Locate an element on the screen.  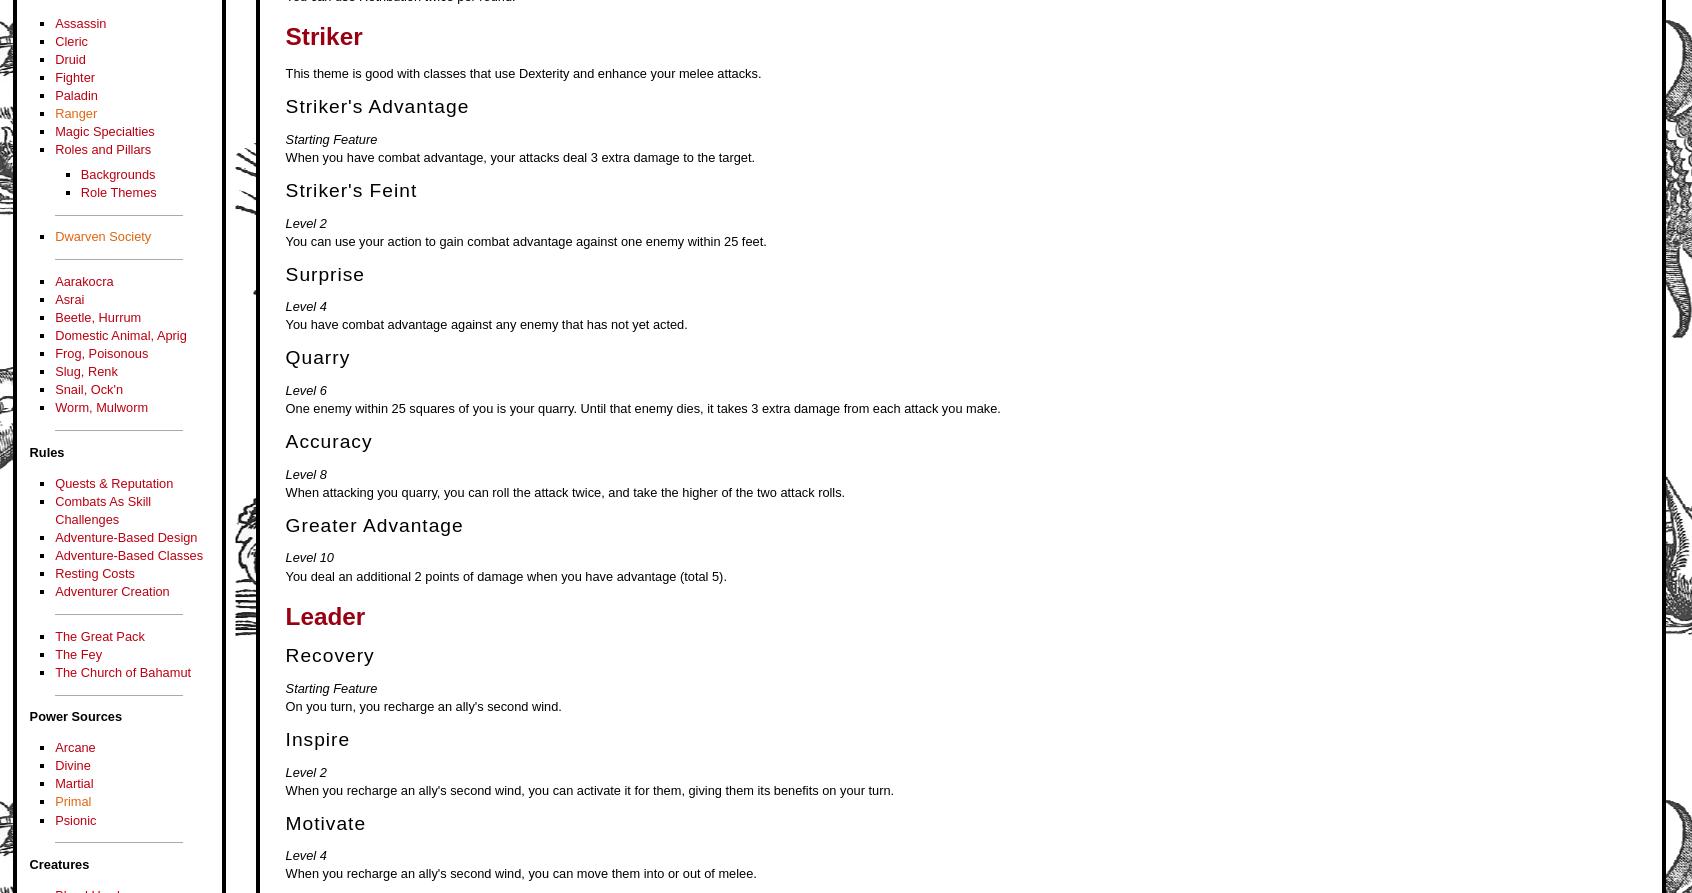
'Leader' is located at coordinates (324, 615).